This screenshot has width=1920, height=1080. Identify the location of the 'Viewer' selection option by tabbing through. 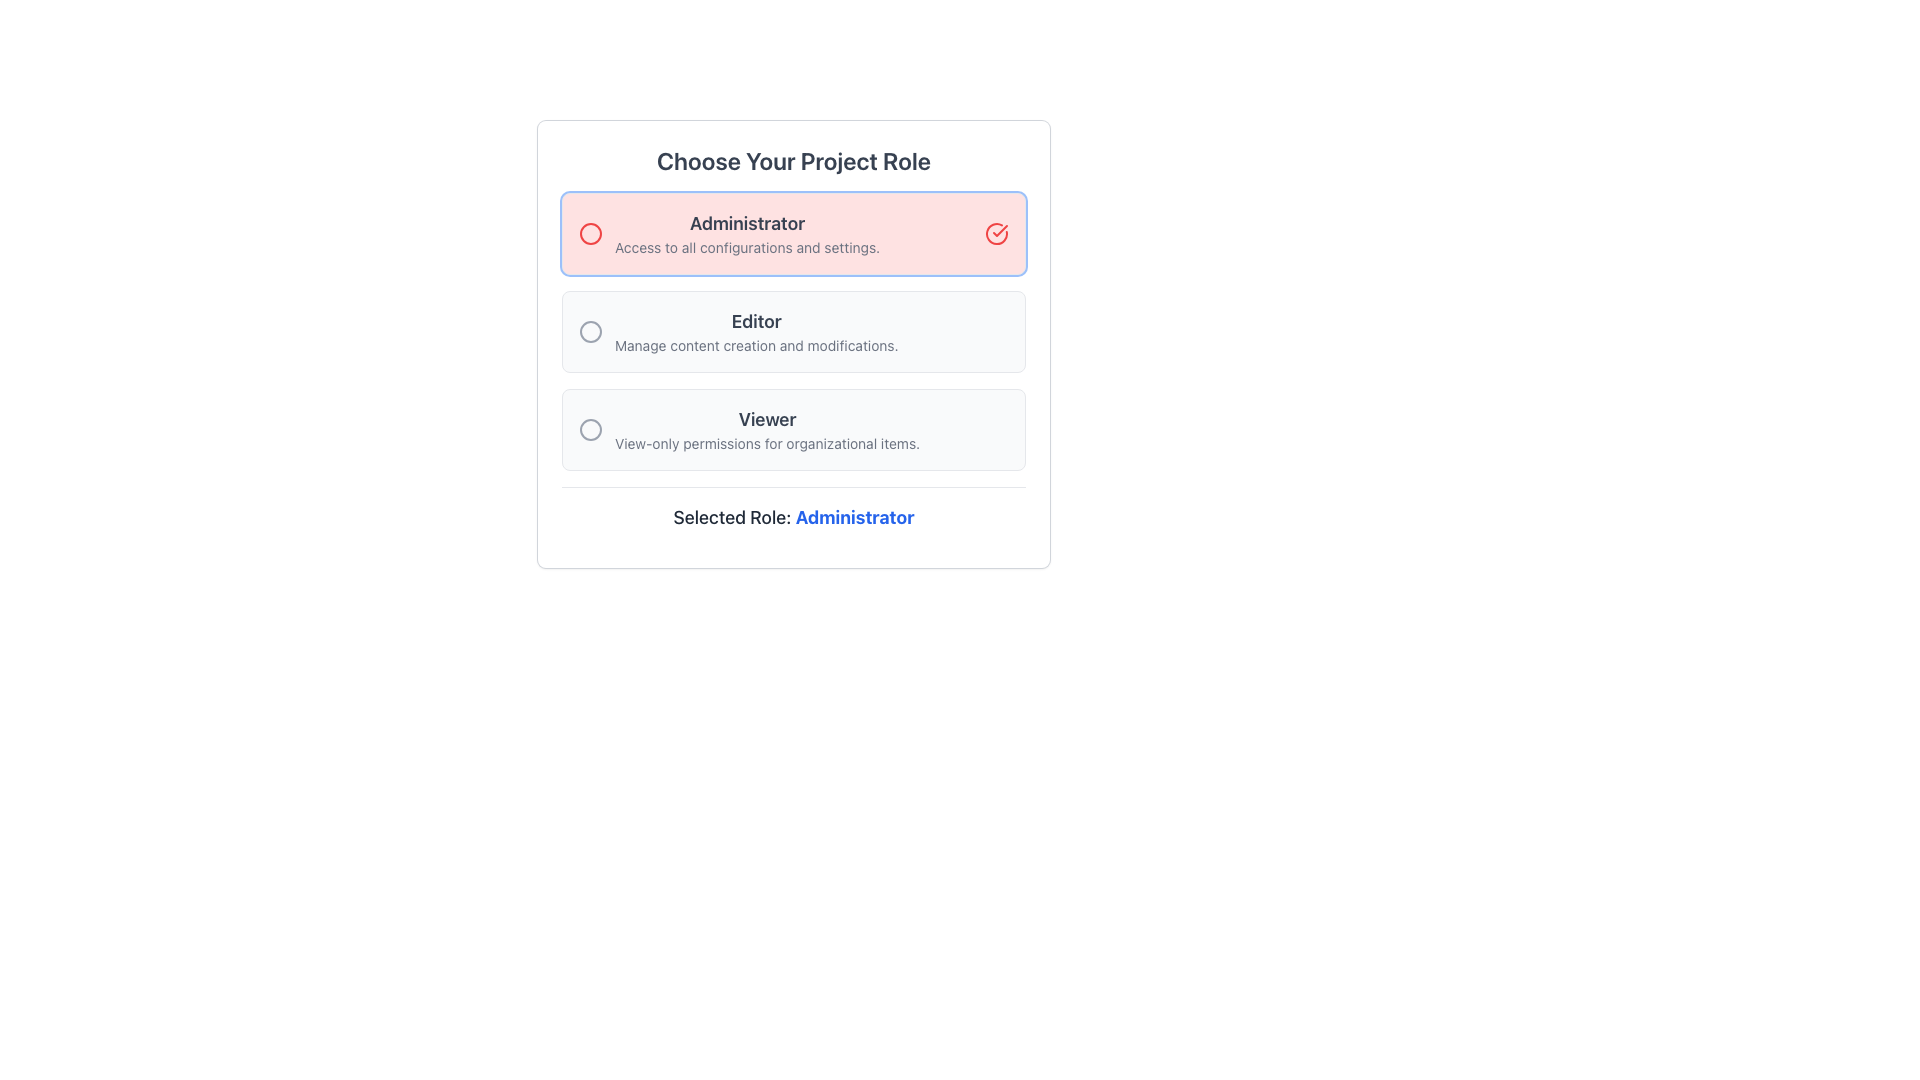
(748, 428).